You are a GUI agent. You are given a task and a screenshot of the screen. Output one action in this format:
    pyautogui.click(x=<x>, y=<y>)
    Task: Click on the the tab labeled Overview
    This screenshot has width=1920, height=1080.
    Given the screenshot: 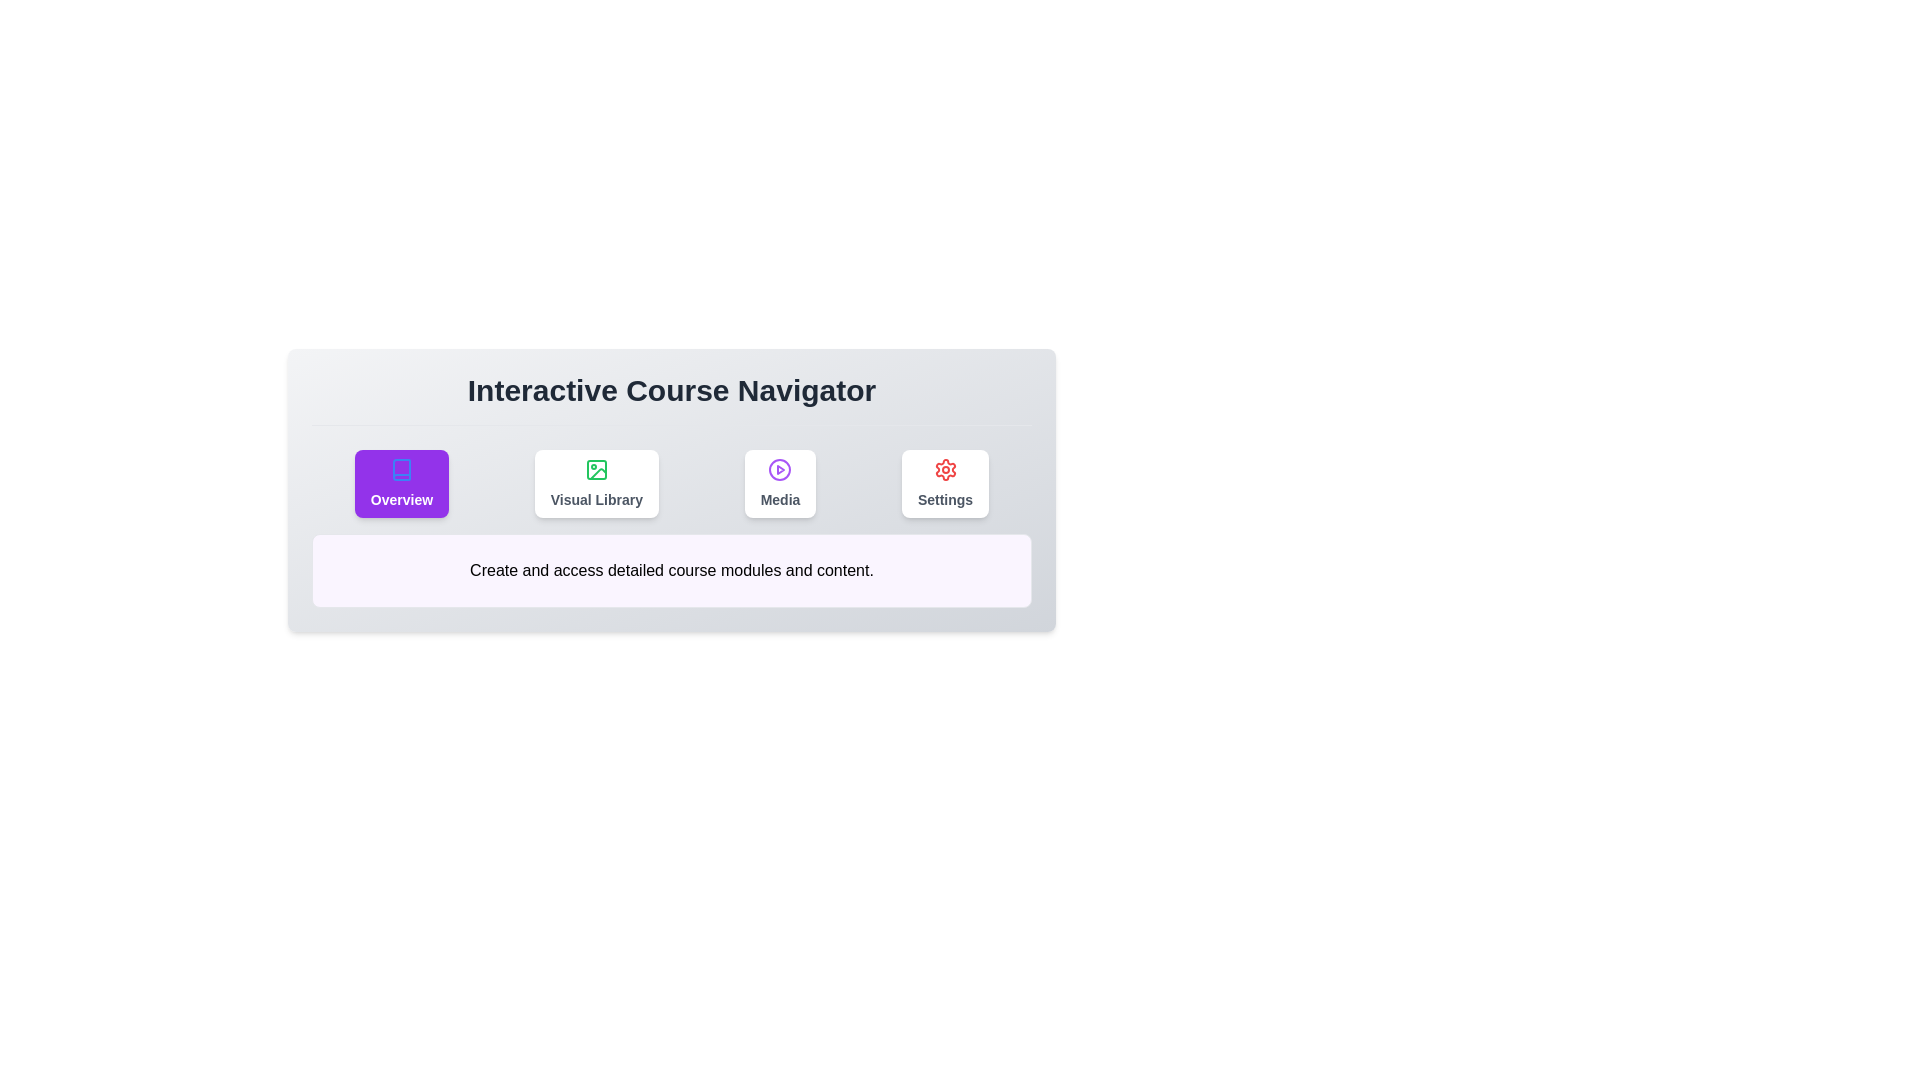 What is the action you would take?
    pyautogui.click(x=400, y=483)
    